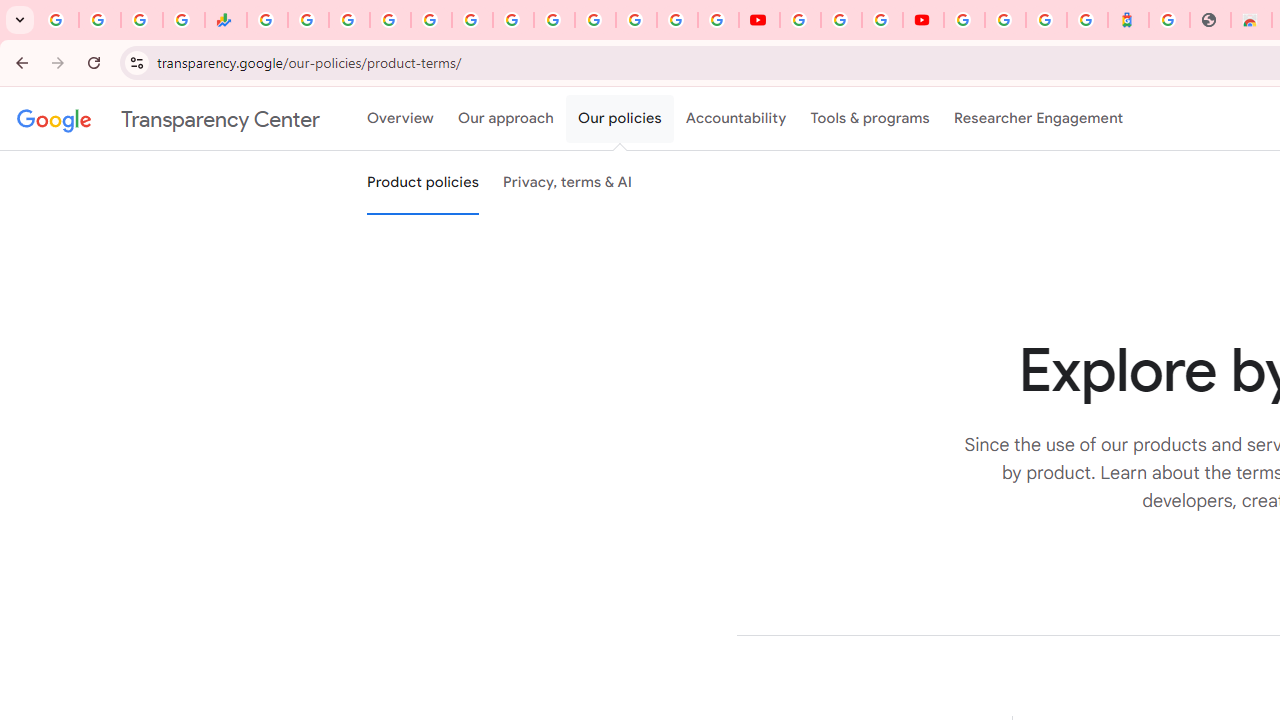 The image size is (1280, 720). Describe the element at coordinates (400, 119) in the screenshot. I see `'Overview'` at that location.